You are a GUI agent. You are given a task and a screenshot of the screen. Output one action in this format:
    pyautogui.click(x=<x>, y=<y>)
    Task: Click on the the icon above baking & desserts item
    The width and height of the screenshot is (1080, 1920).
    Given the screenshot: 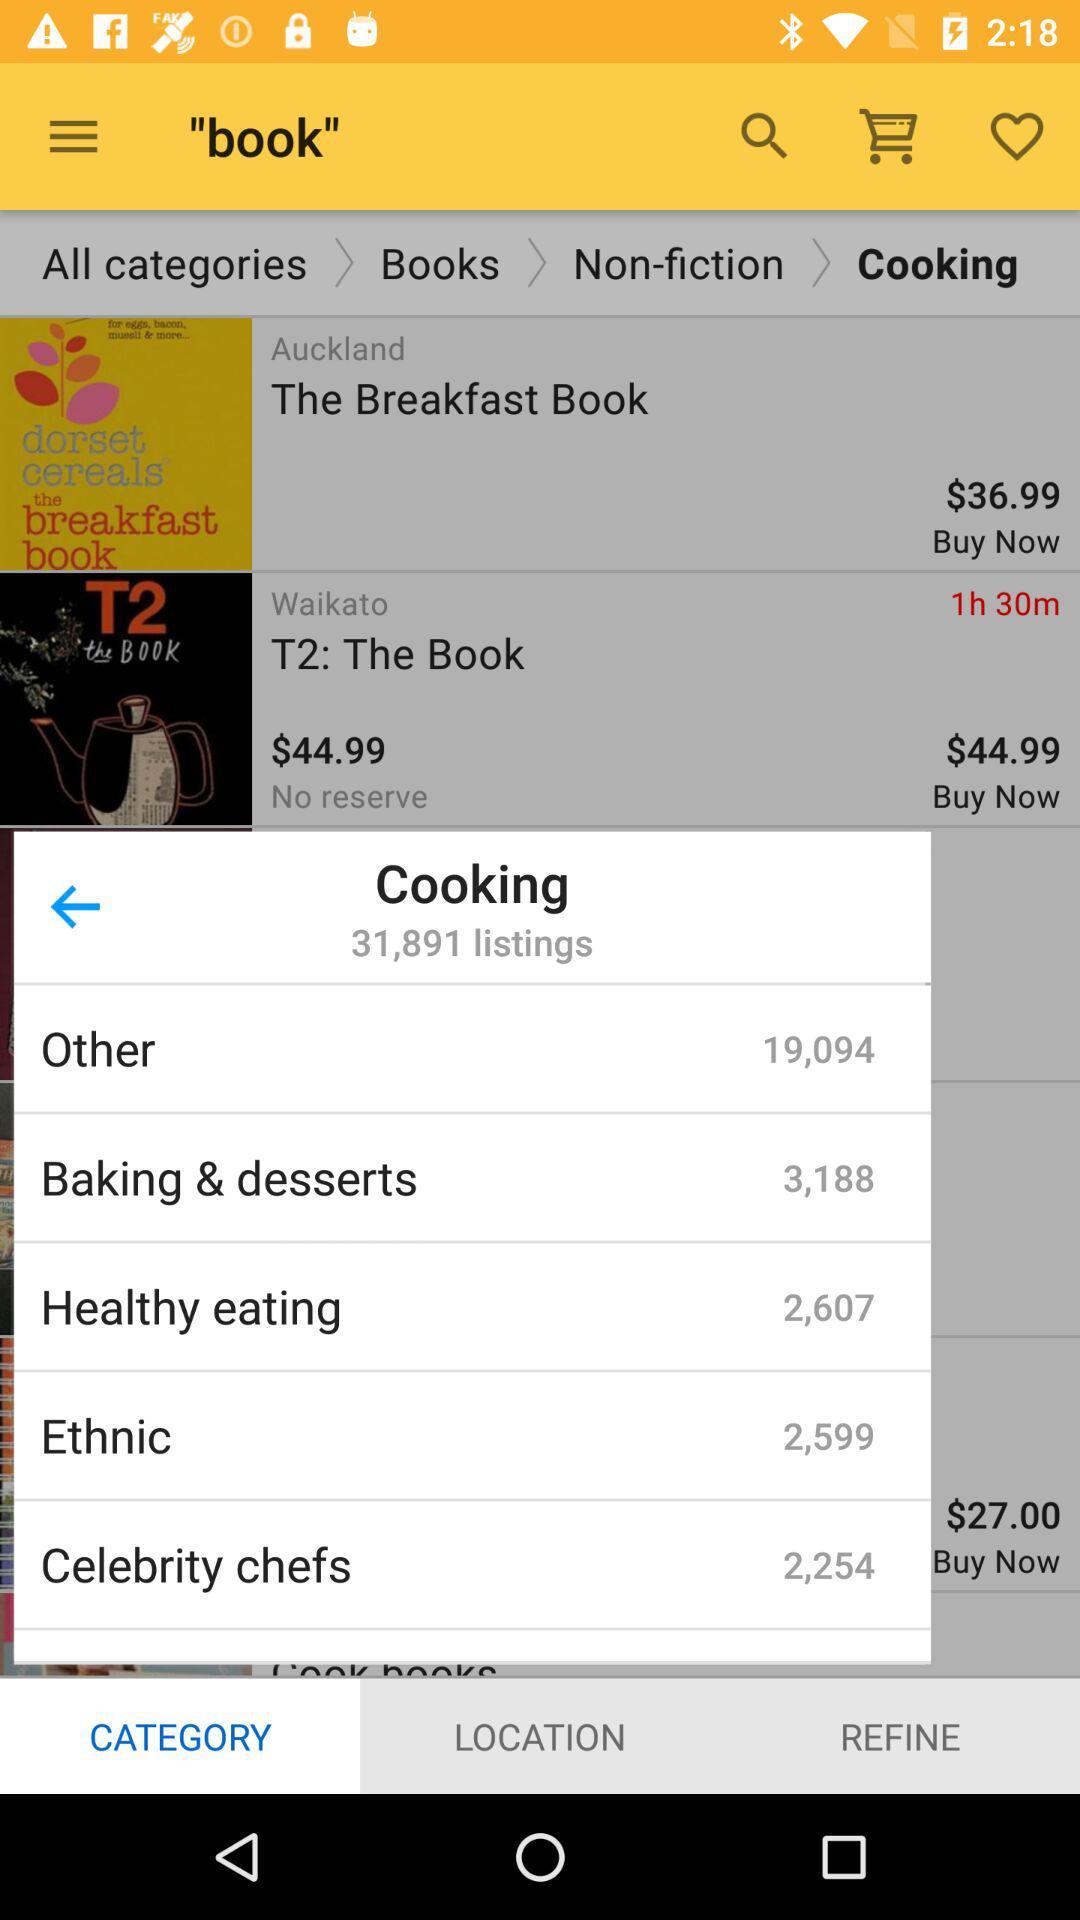 What is the action you would take?
    pyautogui.click(x=401, y=1047)
    